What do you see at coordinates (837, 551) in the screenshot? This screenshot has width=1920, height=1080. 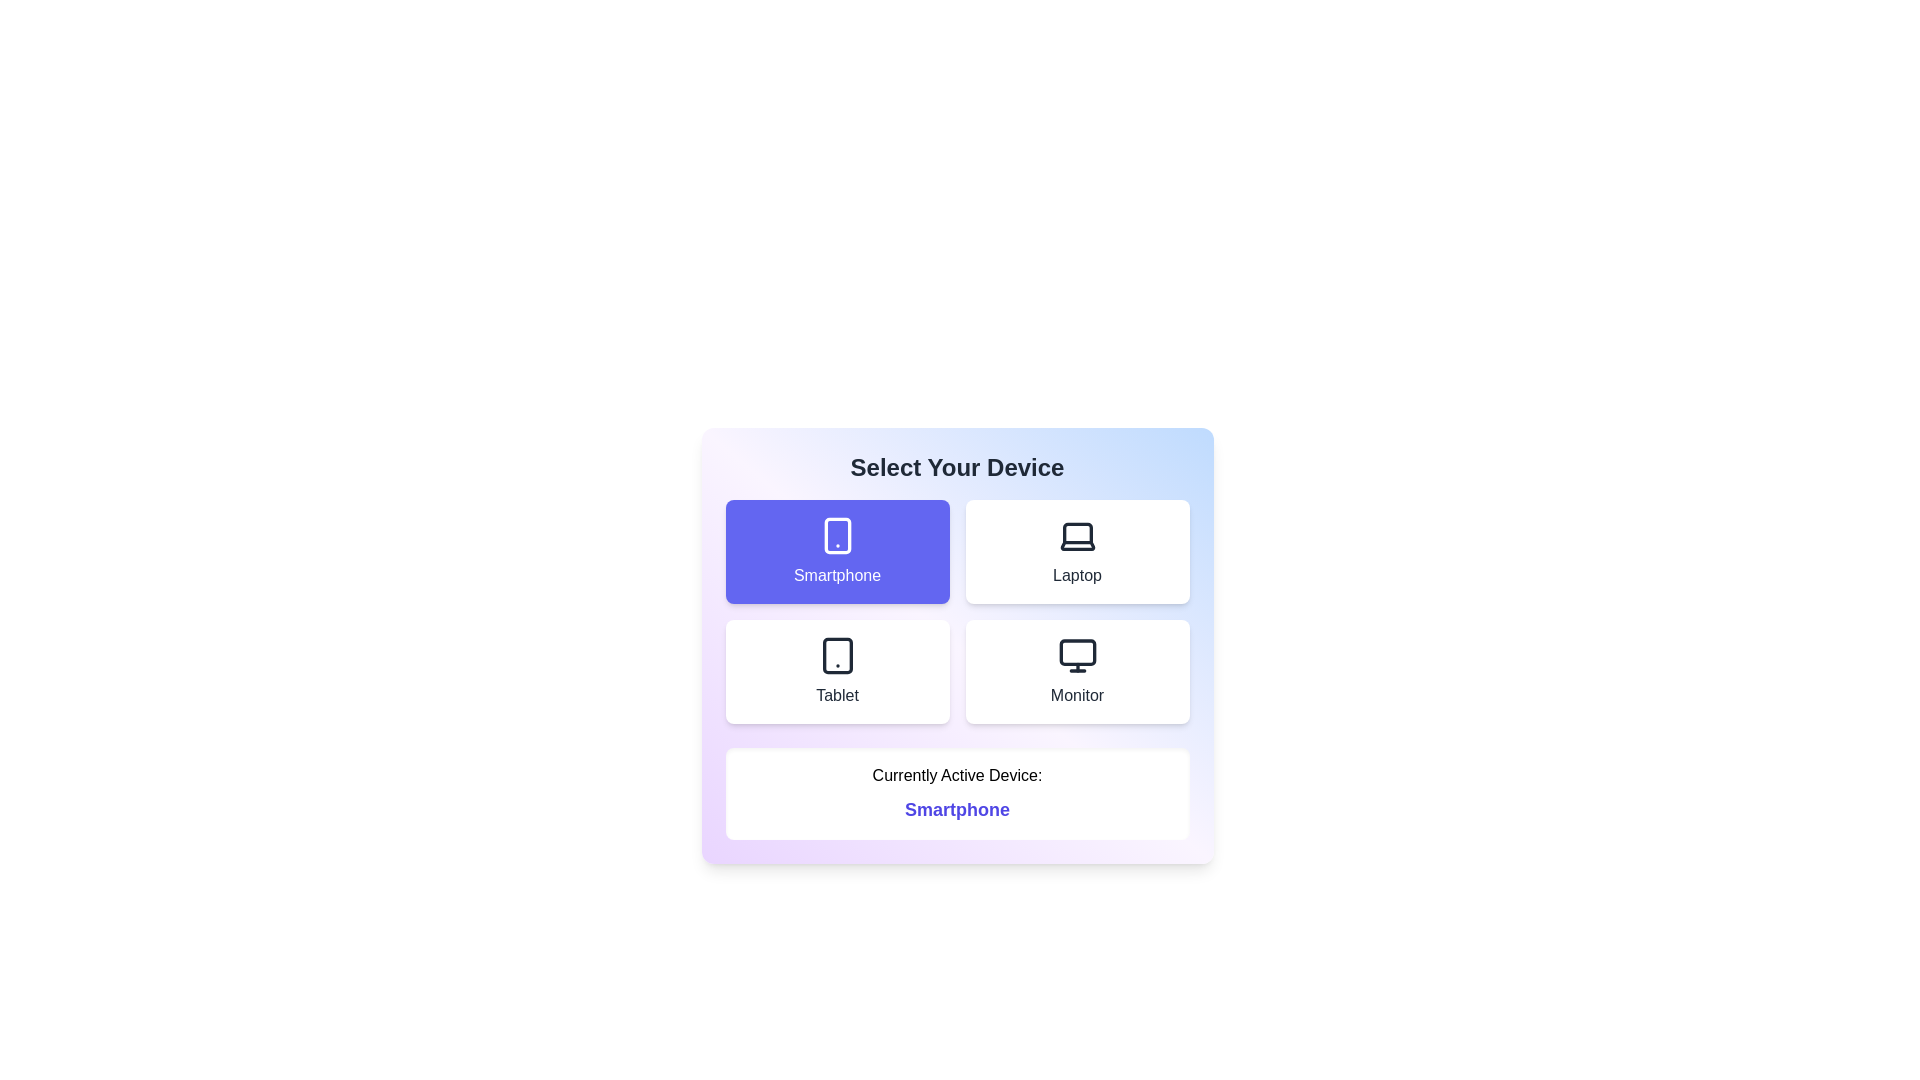 I see `the device option labeled Smartphone to observe its hover effect` at bounding box center [837, 551].